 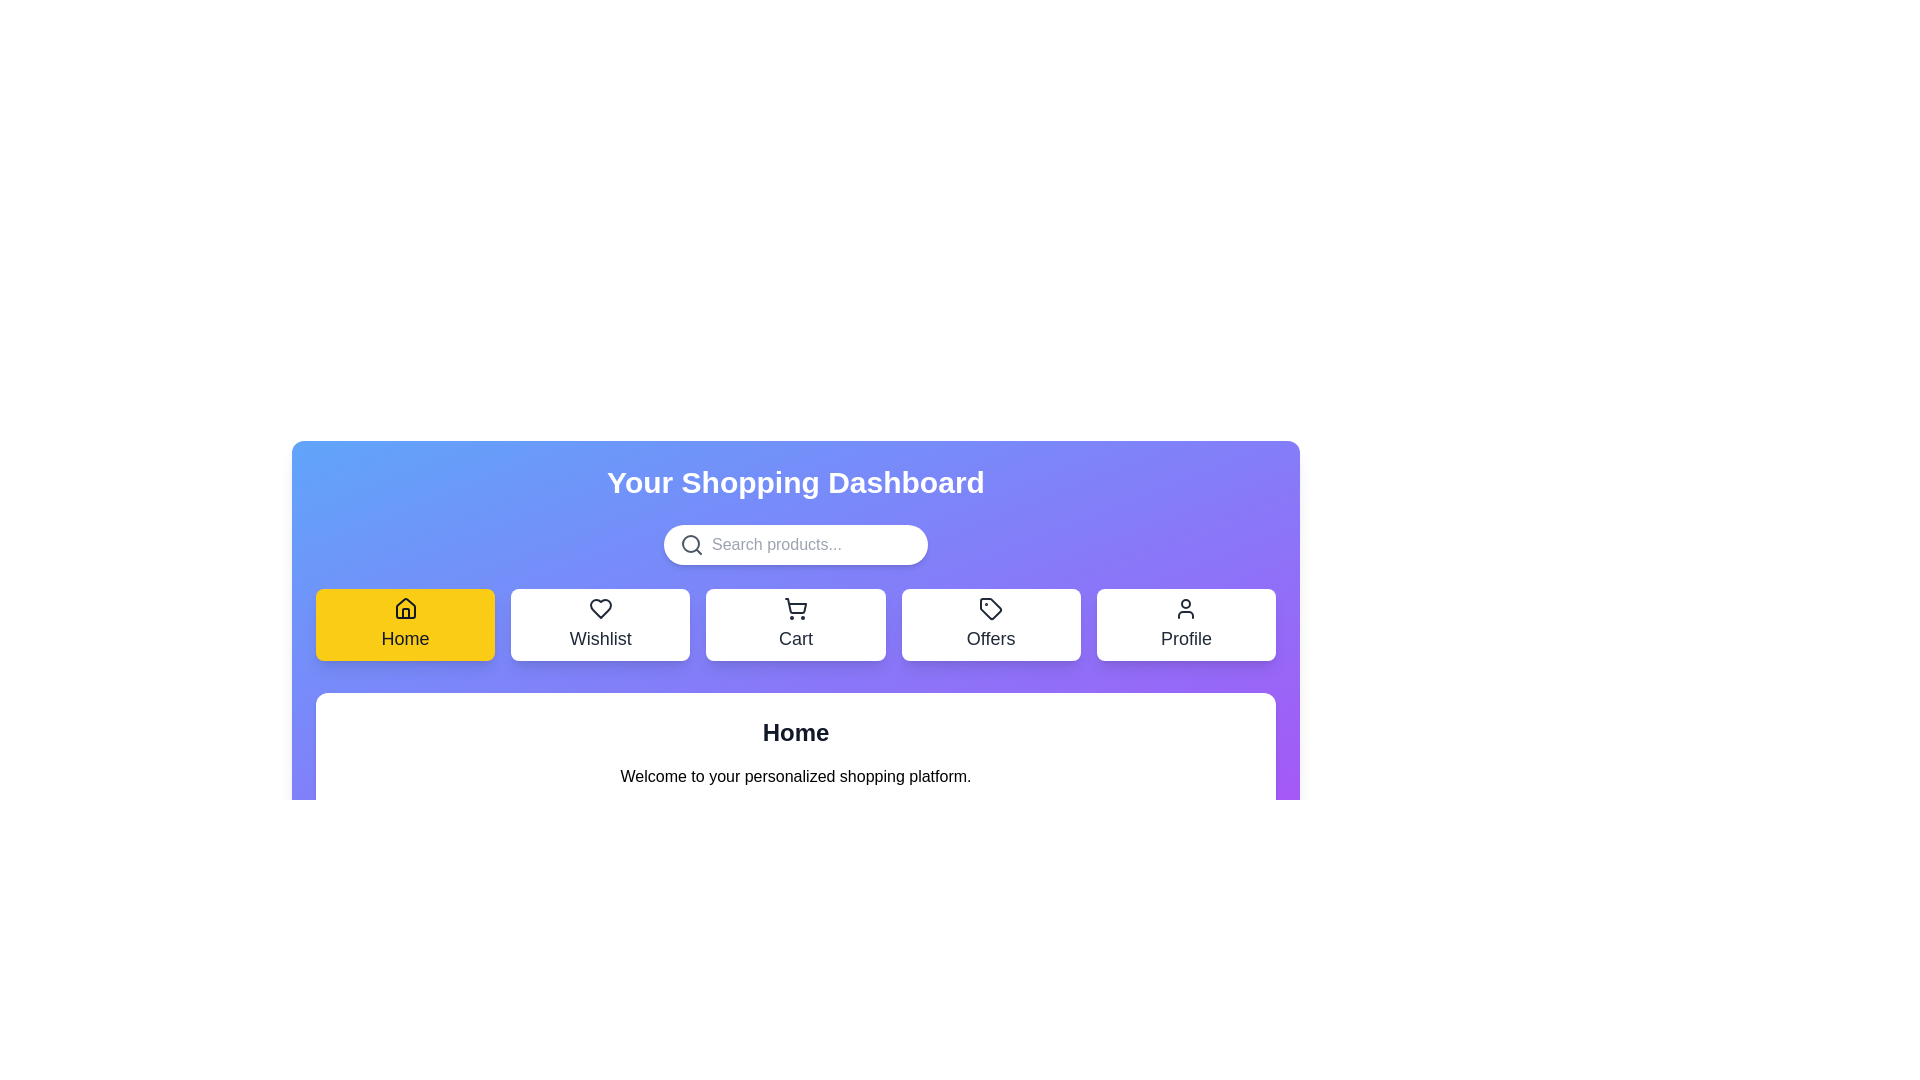 What do you see at coordinates (691, 544) in the screenshot?
I see `the gray magnifying glass icon located in the header search bar` at bounding box center [691, 544].